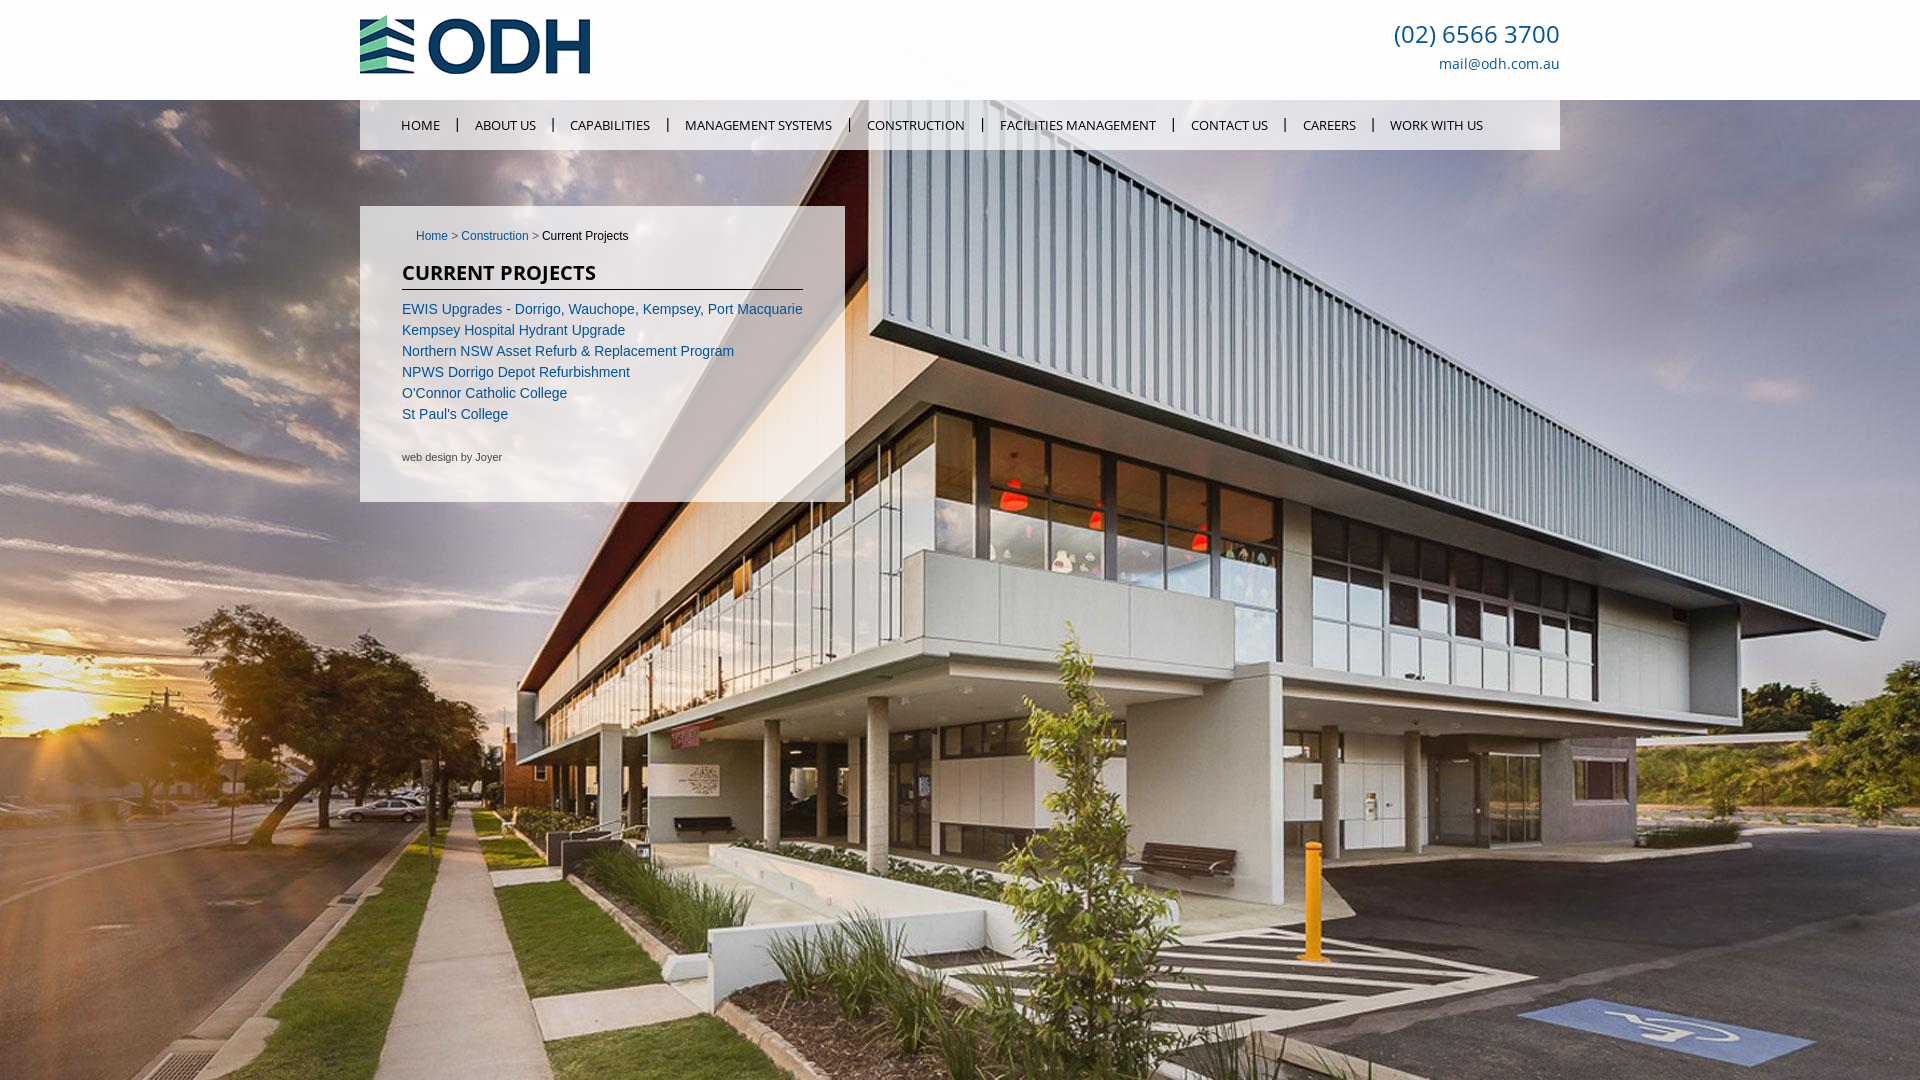 Image resolution: width=1920 pixels, height=1080 pixels. I want to click on 'HOME', so click(384, 124).